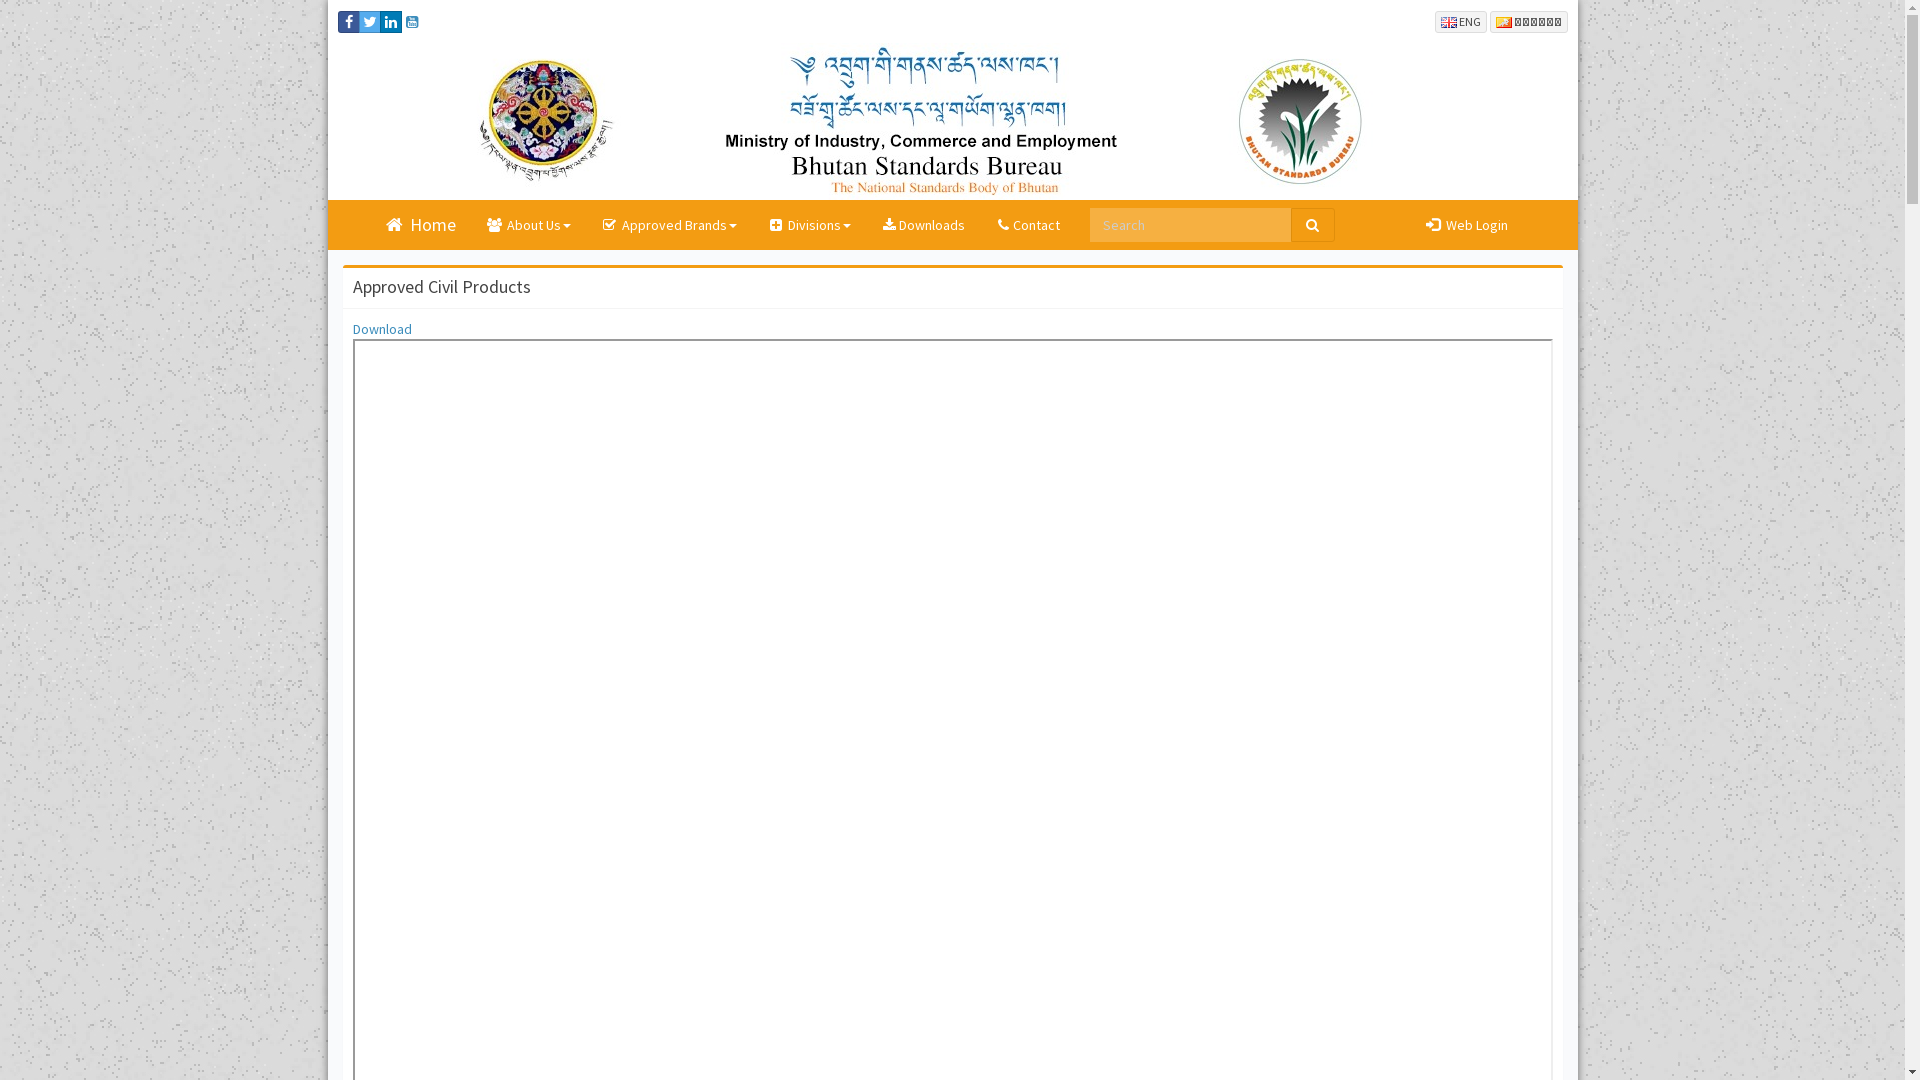 The height and width of the screenshot is (1080, 1920). I want to click on 'About Us', so click(528, 224).